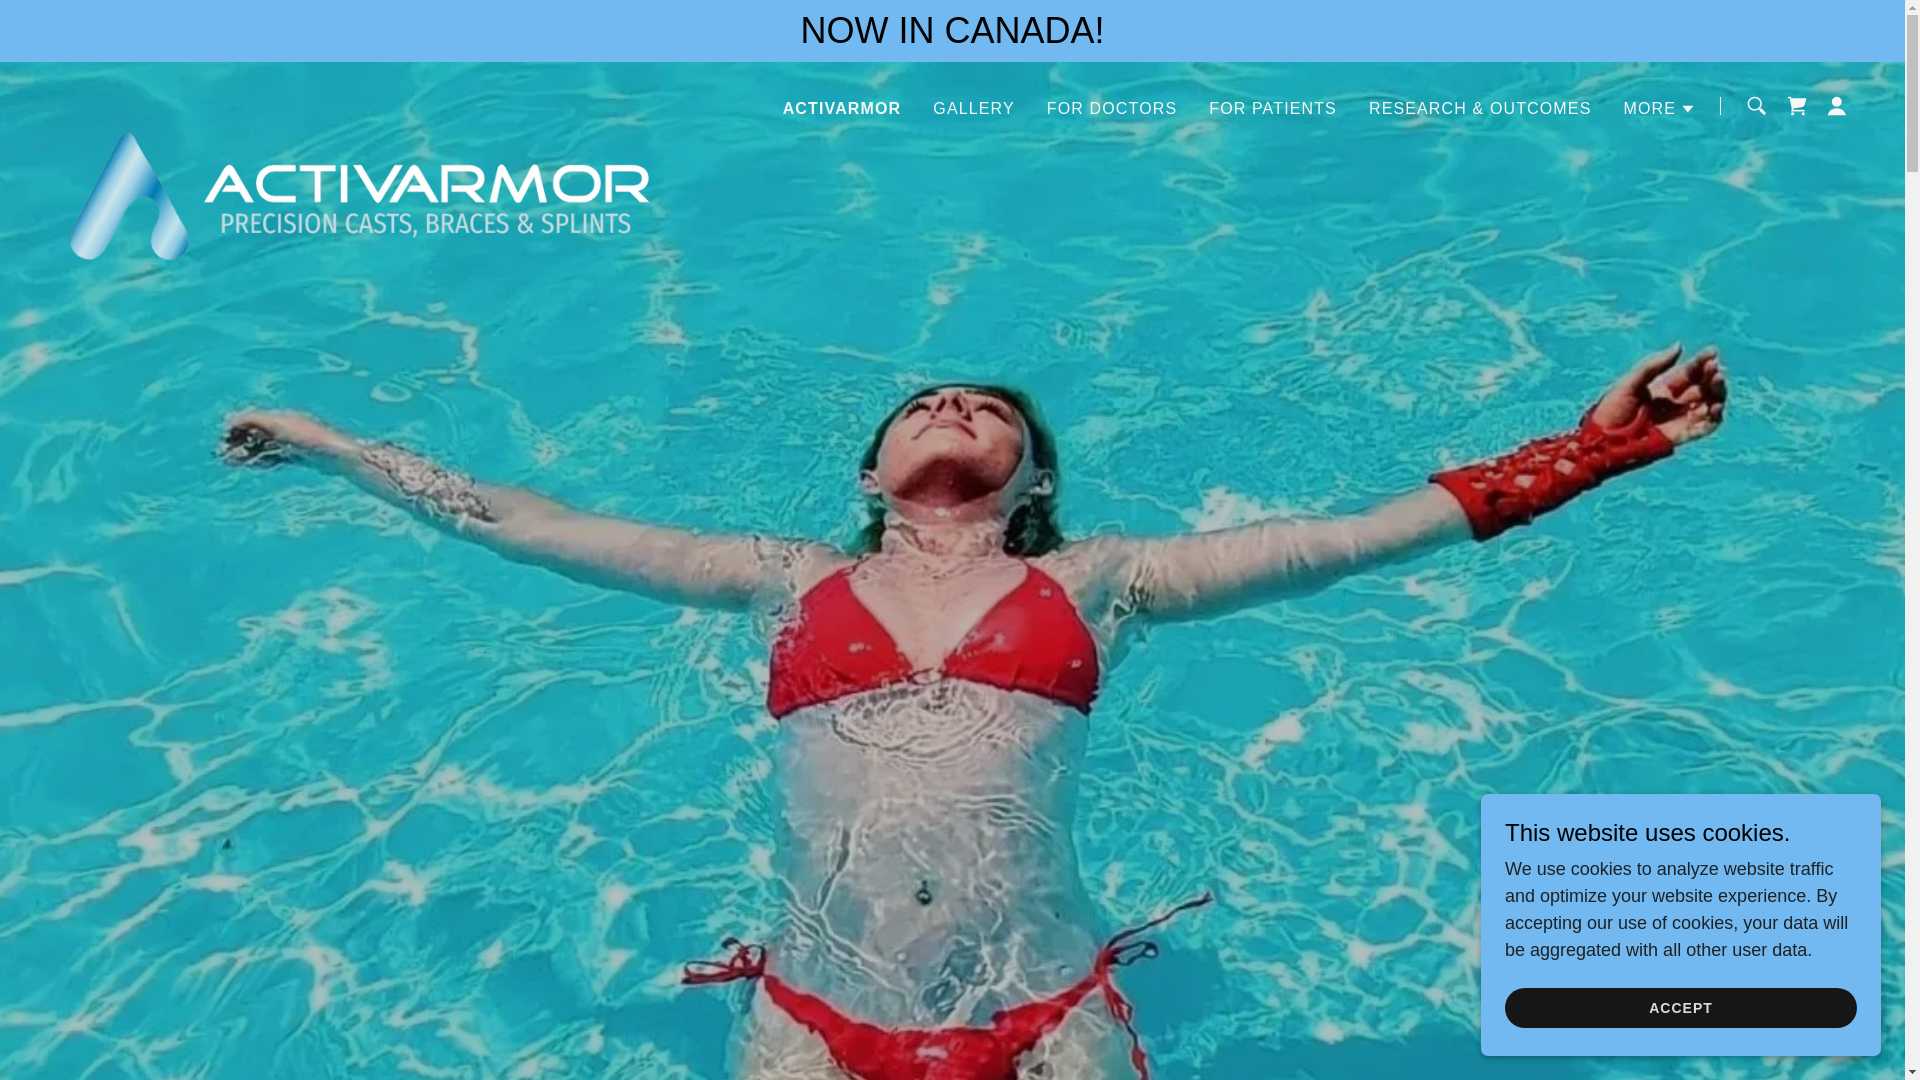 The height and width of the screenshot is (1080, 1920). I want to click on 'FOR PATIENTS', so click(1271, 108).